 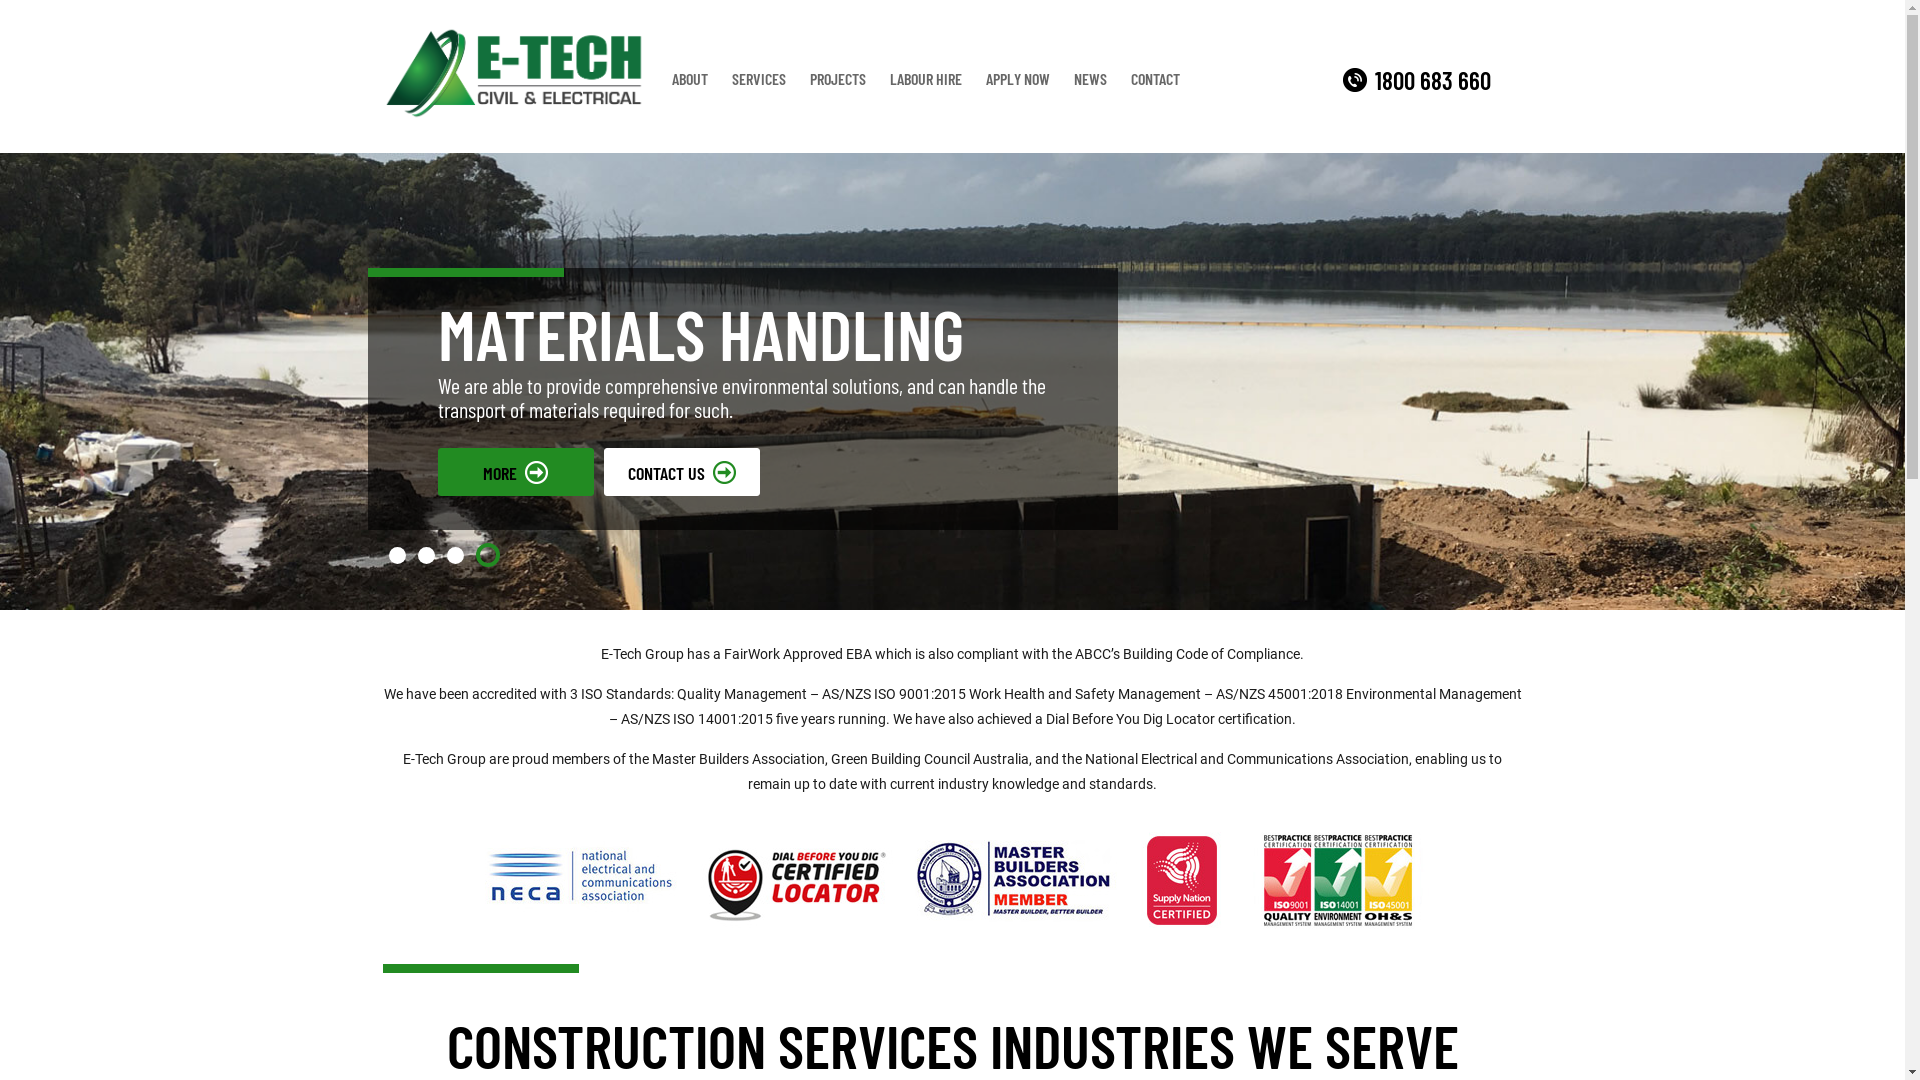 What do you see at coordinates (681, 471) in the screenshot?
I see `'CONTACT US'` at bounding box center [681, 471].